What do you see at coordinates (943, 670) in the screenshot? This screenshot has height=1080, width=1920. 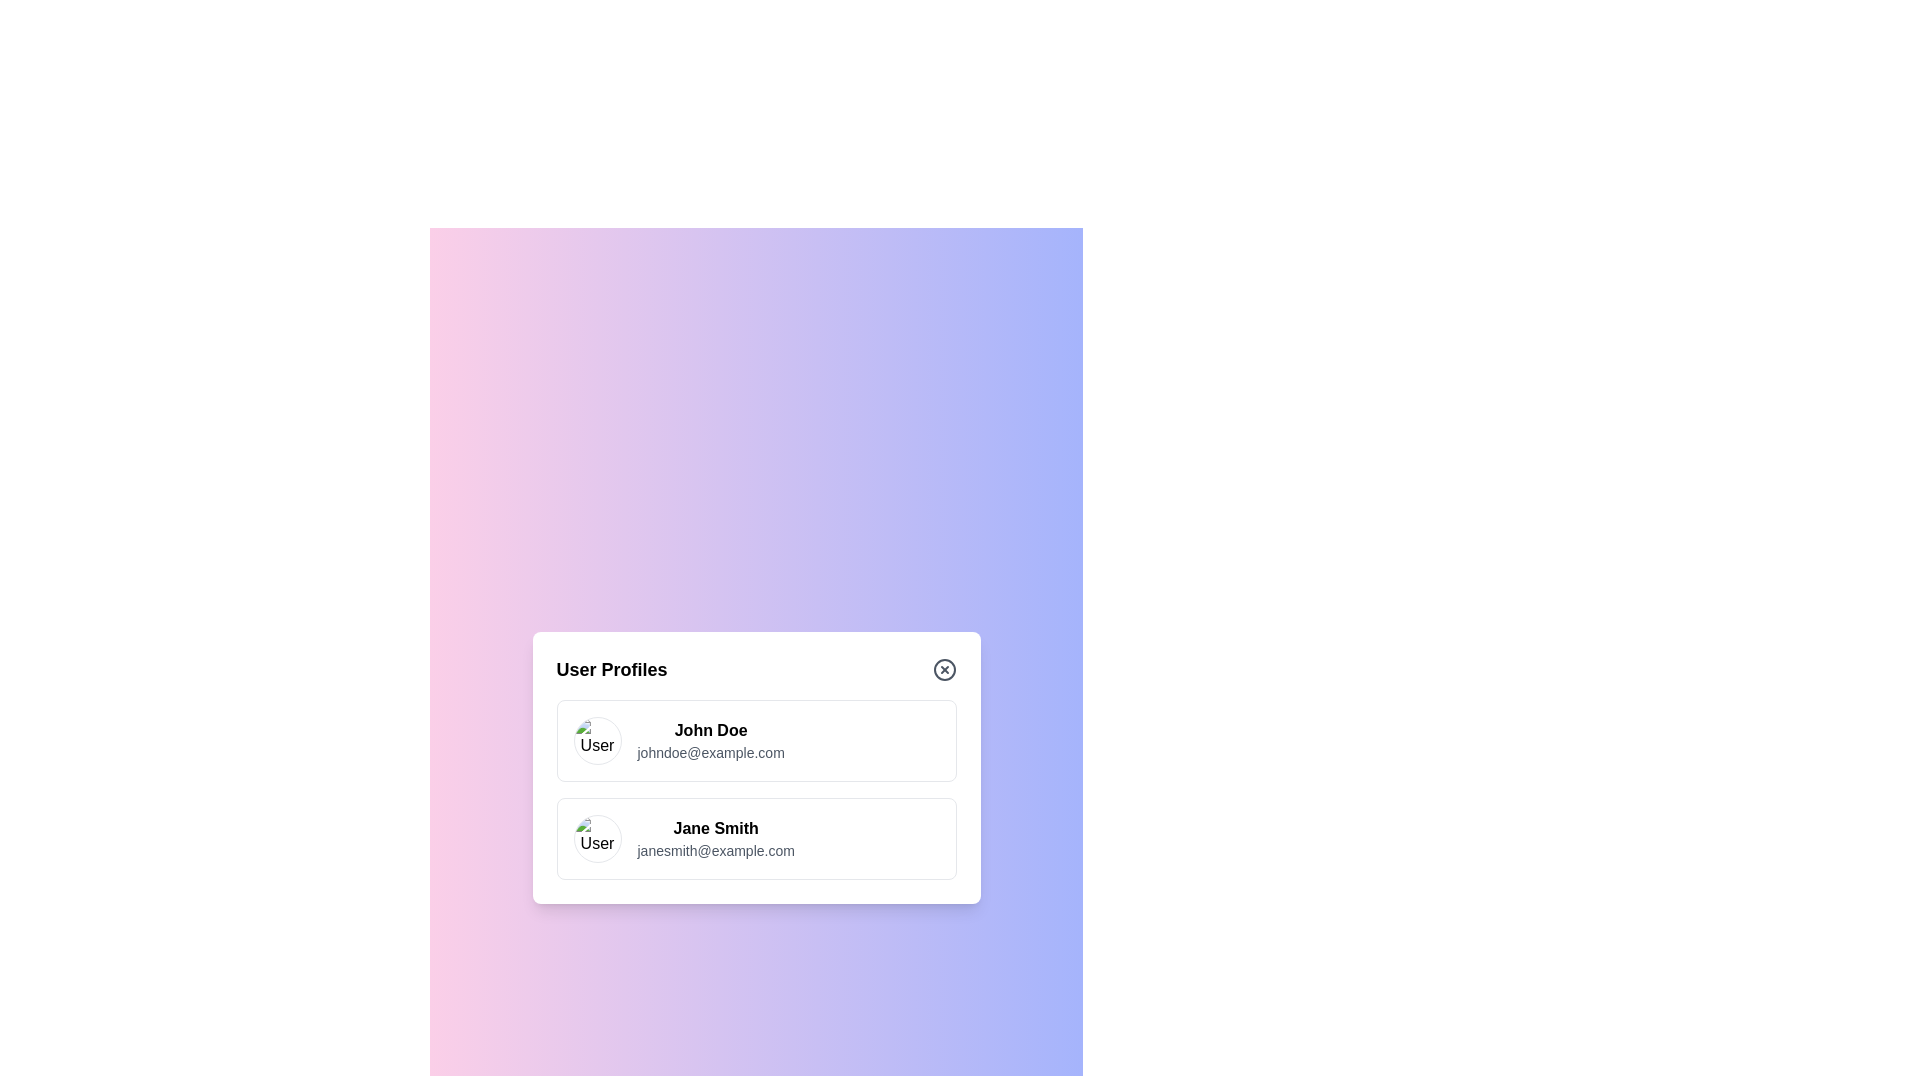 I see `the close button to dismiss the dialog` at bounding box center [943, 670].